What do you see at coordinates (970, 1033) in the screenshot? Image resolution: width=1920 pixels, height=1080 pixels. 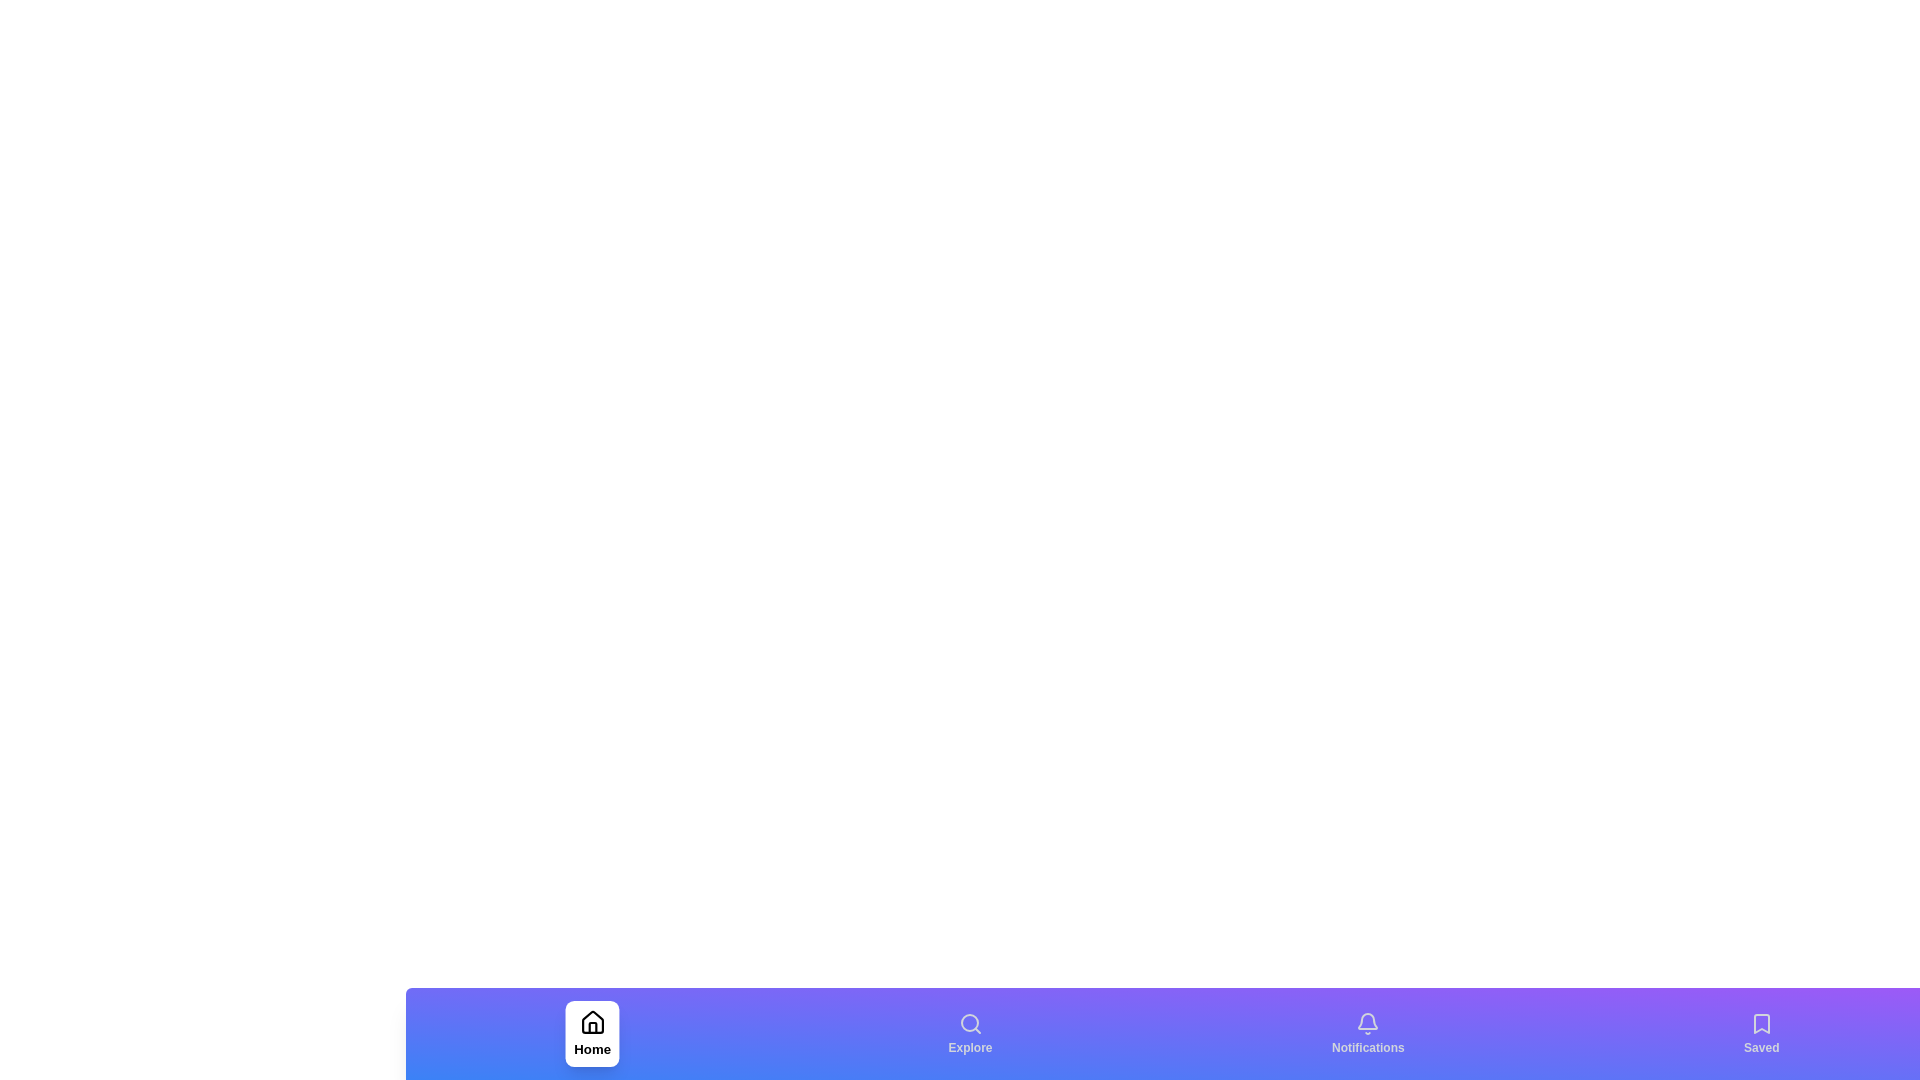 I see `the Explore navigation tab` at bounding box center [970, 1033].